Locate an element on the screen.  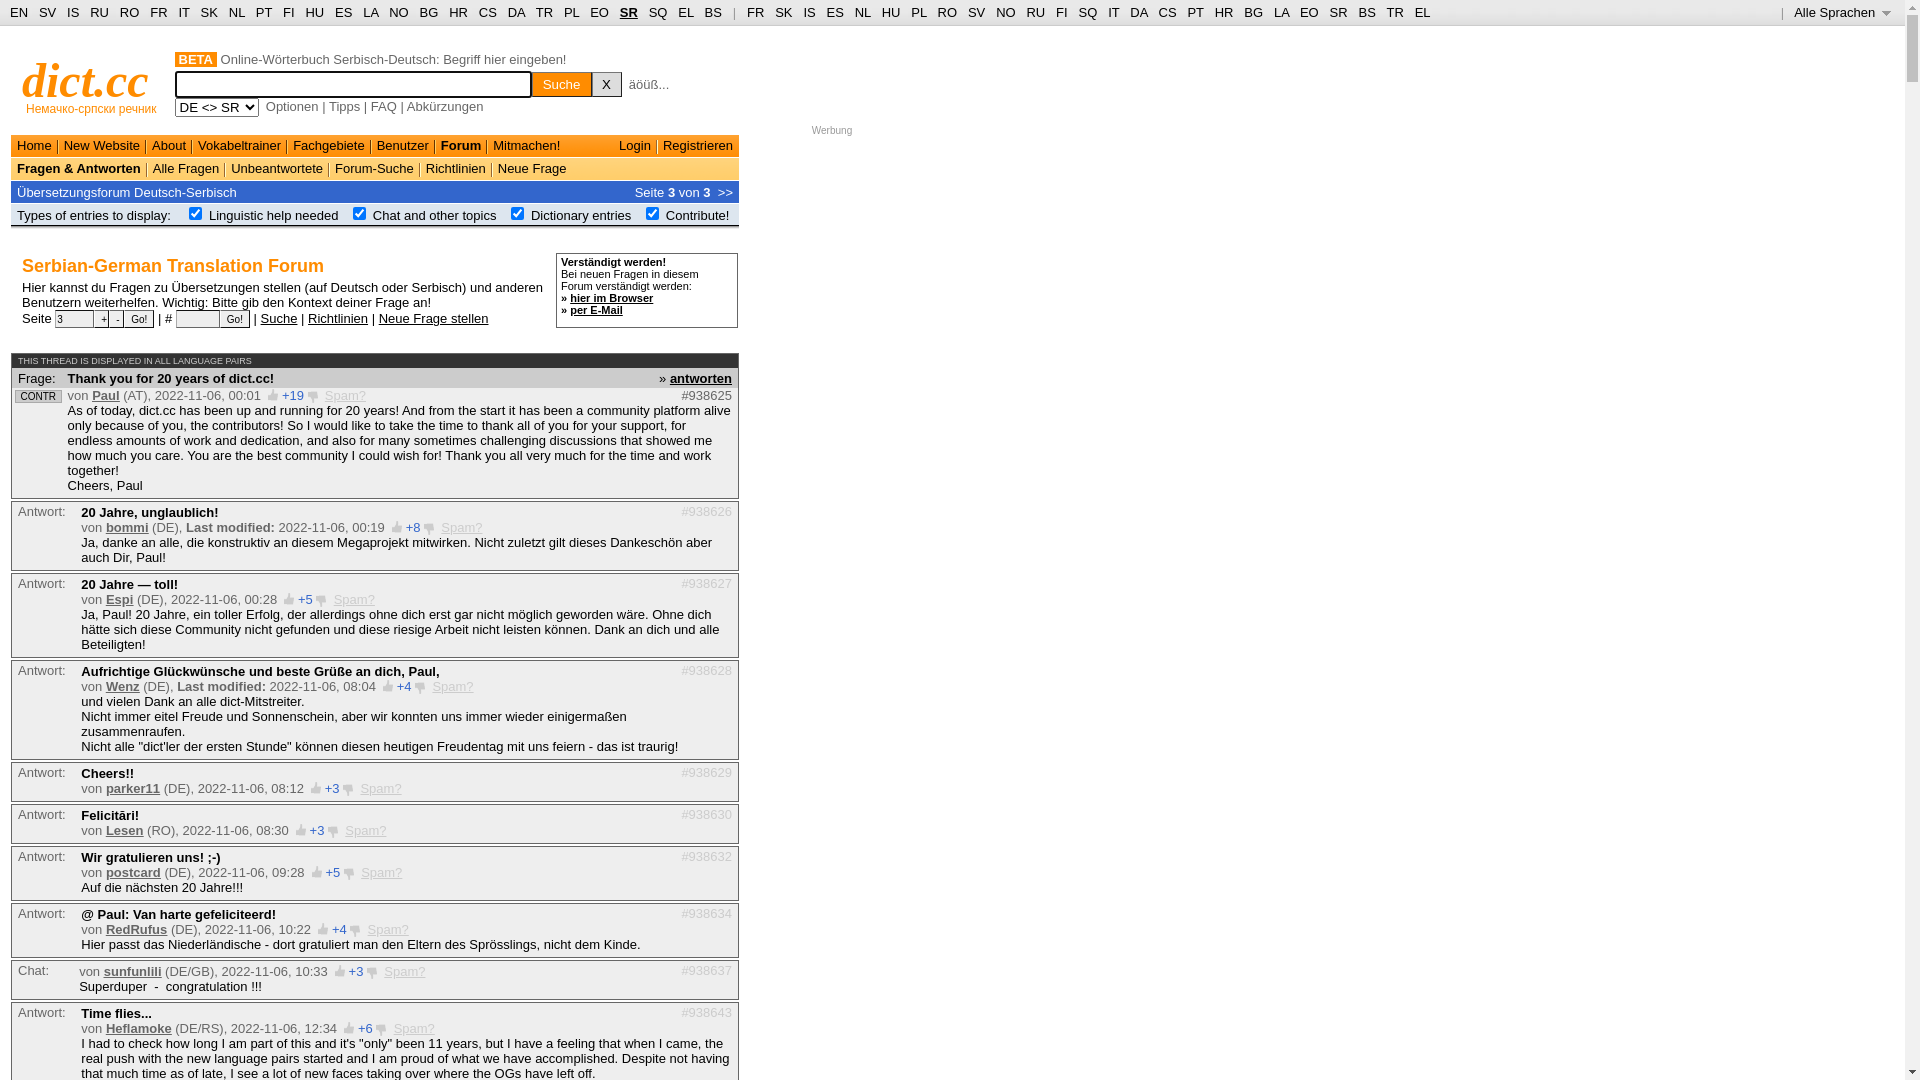
'Serbian-German Translation Forum' is located at coordinates (22, 265).